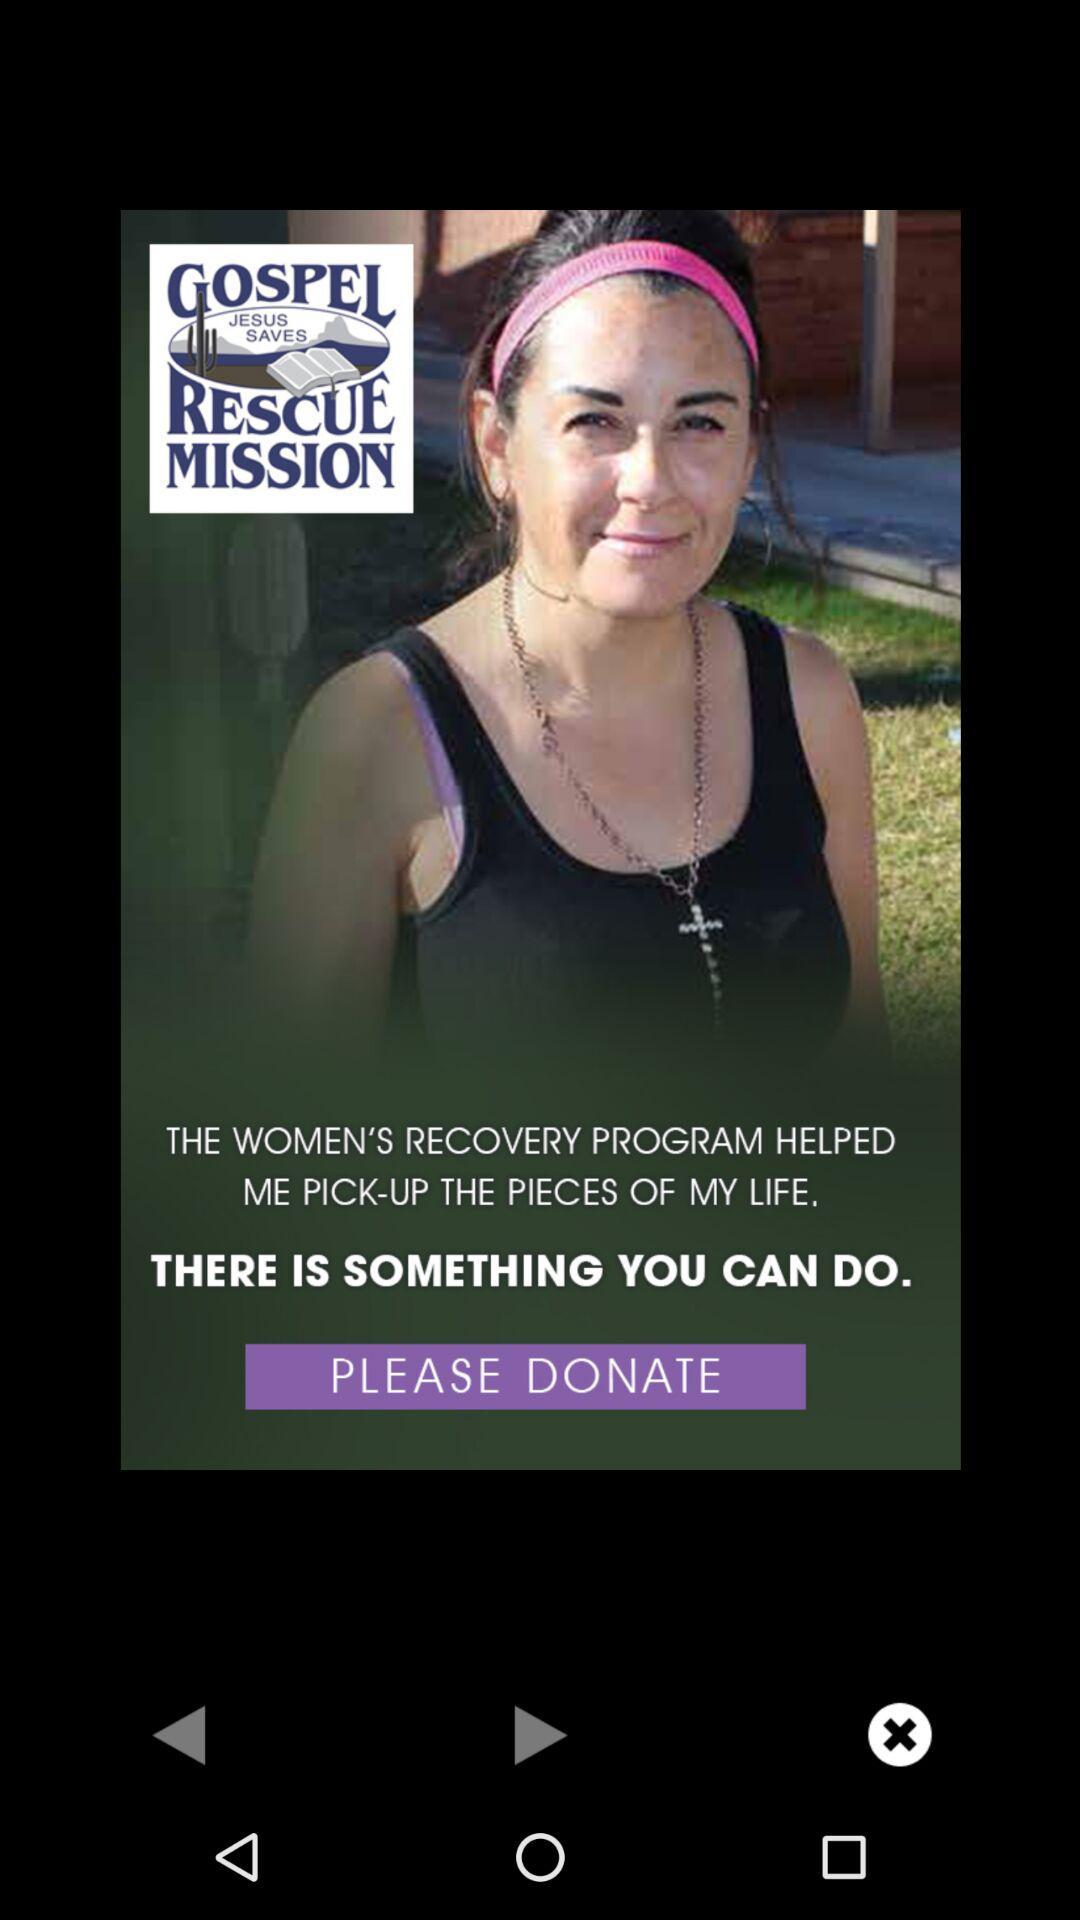 The image size is (1080, 1920). What do you see at coordinates (898, 1733) in the screenshot?
I see `button` at bounding box center [898, 1733].